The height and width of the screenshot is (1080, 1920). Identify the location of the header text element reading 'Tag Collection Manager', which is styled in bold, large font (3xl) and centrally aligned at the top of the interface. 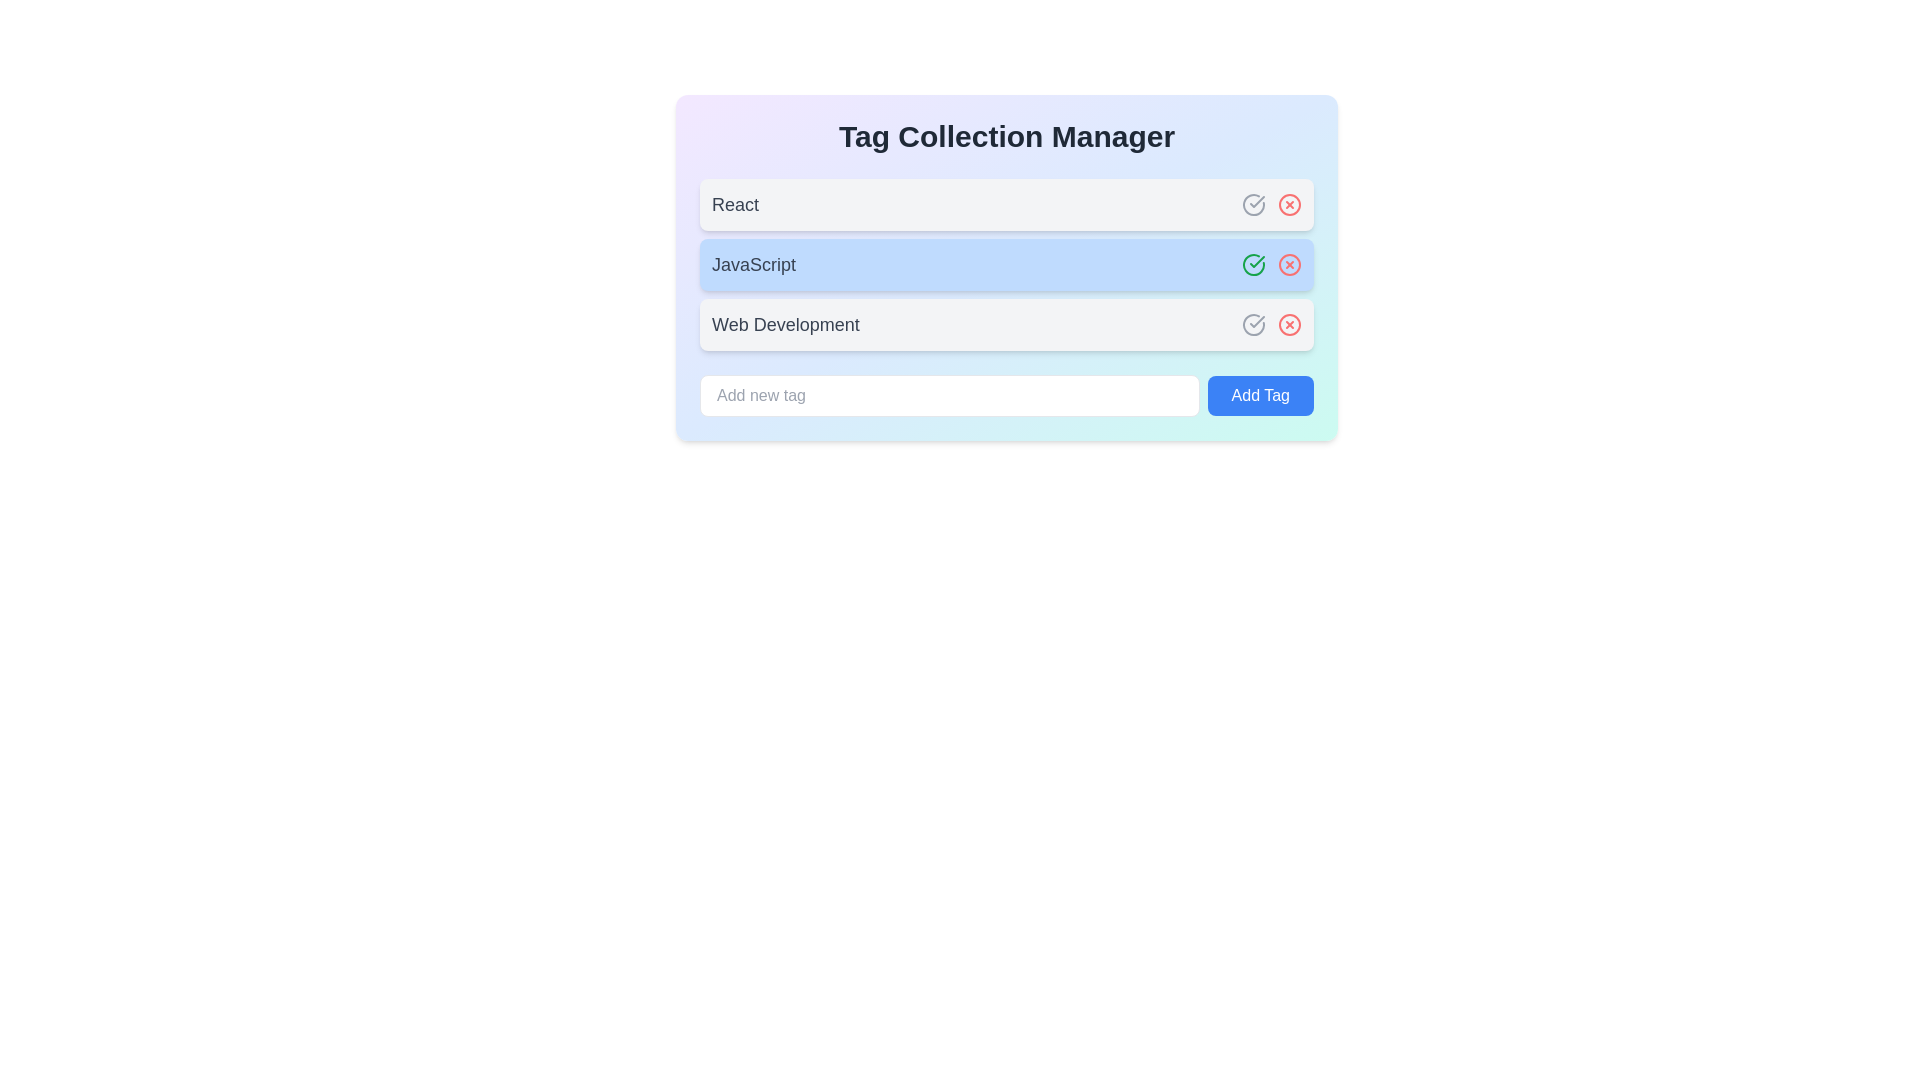
(1007, 136).